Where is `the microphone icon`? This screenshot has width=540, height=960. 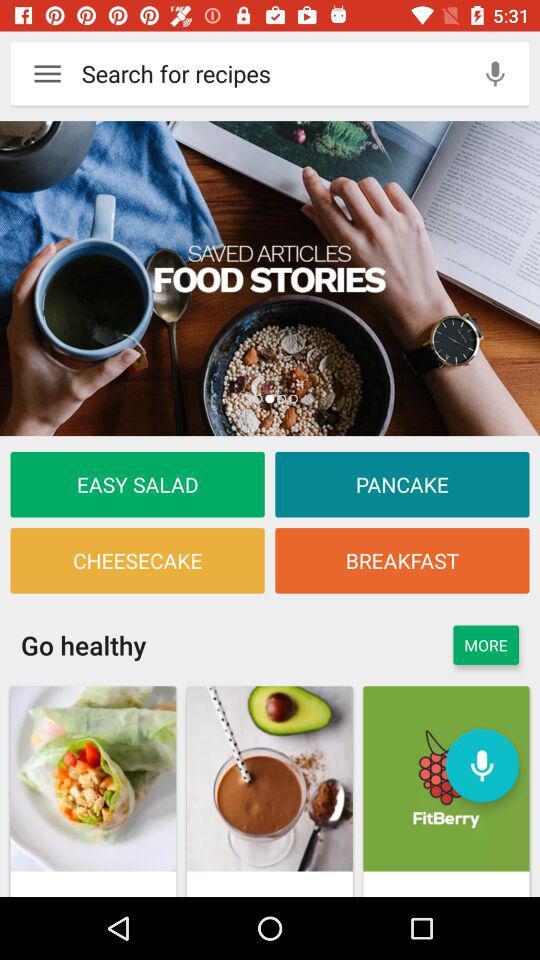 the microphone icon is located at coordinates (494, 73).